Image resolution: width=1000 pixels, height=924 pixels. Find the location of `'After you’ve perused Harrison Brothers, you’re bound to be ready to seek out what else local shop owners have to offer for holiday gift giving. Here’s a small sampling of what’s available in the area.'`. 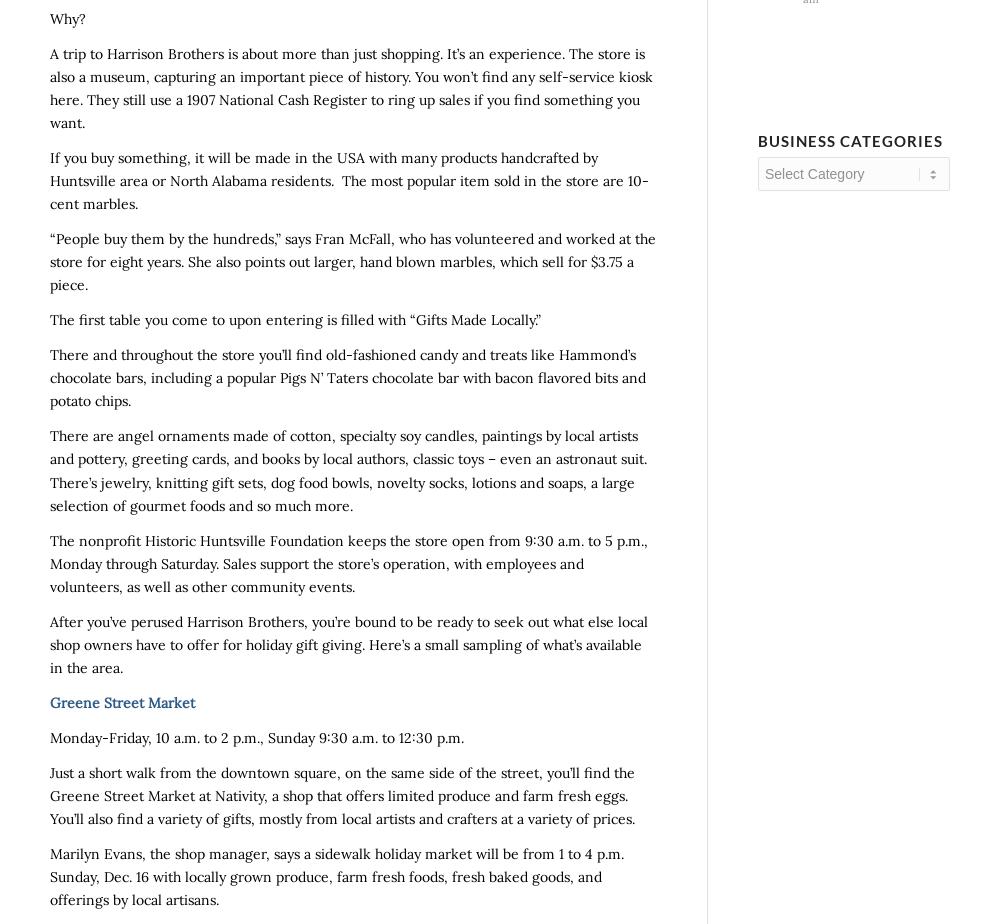

'After you’ve perused Harrison Brothers, you’re bound to be ready to seek out what else local shop owners have to offer for holiday gift giving. Here’s a small sampling of what’s available in the area.' is located at coordinates (50, 644).